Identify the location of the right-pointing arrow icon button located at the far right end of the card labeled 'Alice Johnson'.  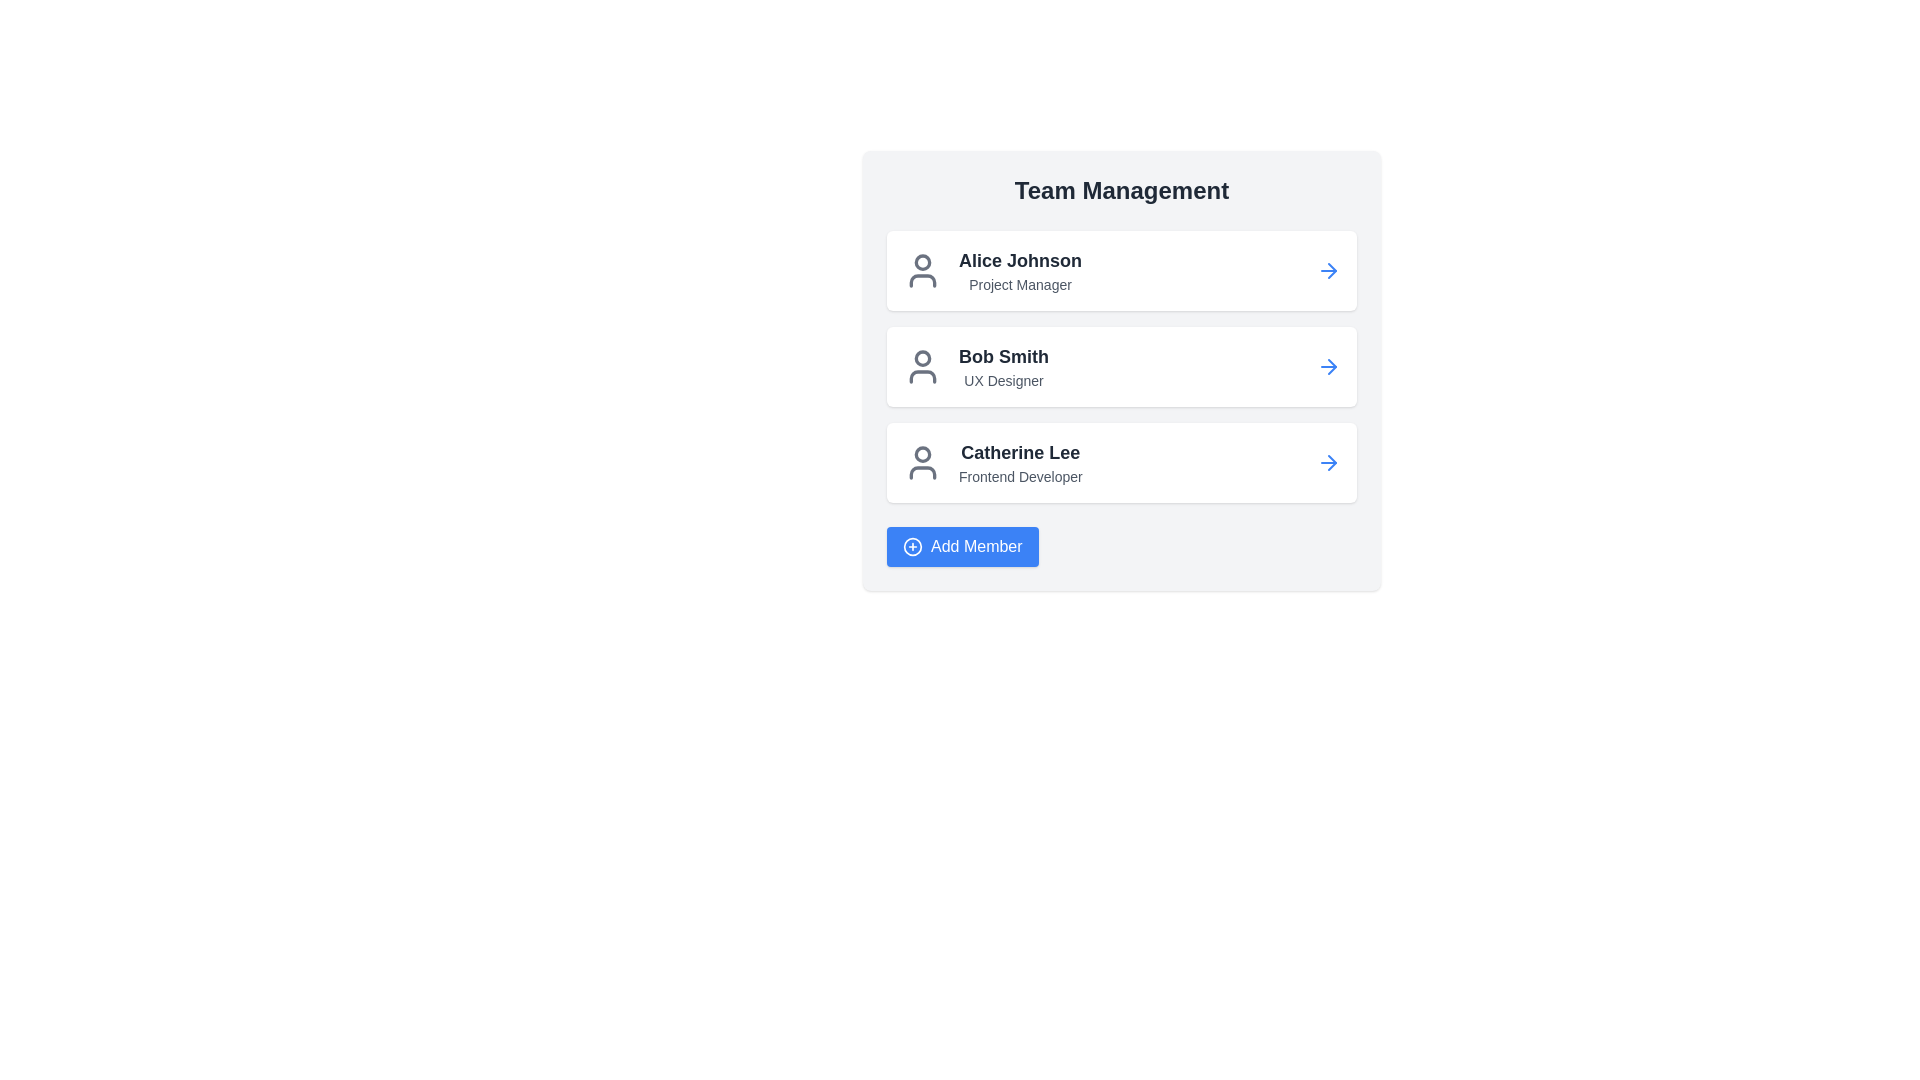
(1329, 270).